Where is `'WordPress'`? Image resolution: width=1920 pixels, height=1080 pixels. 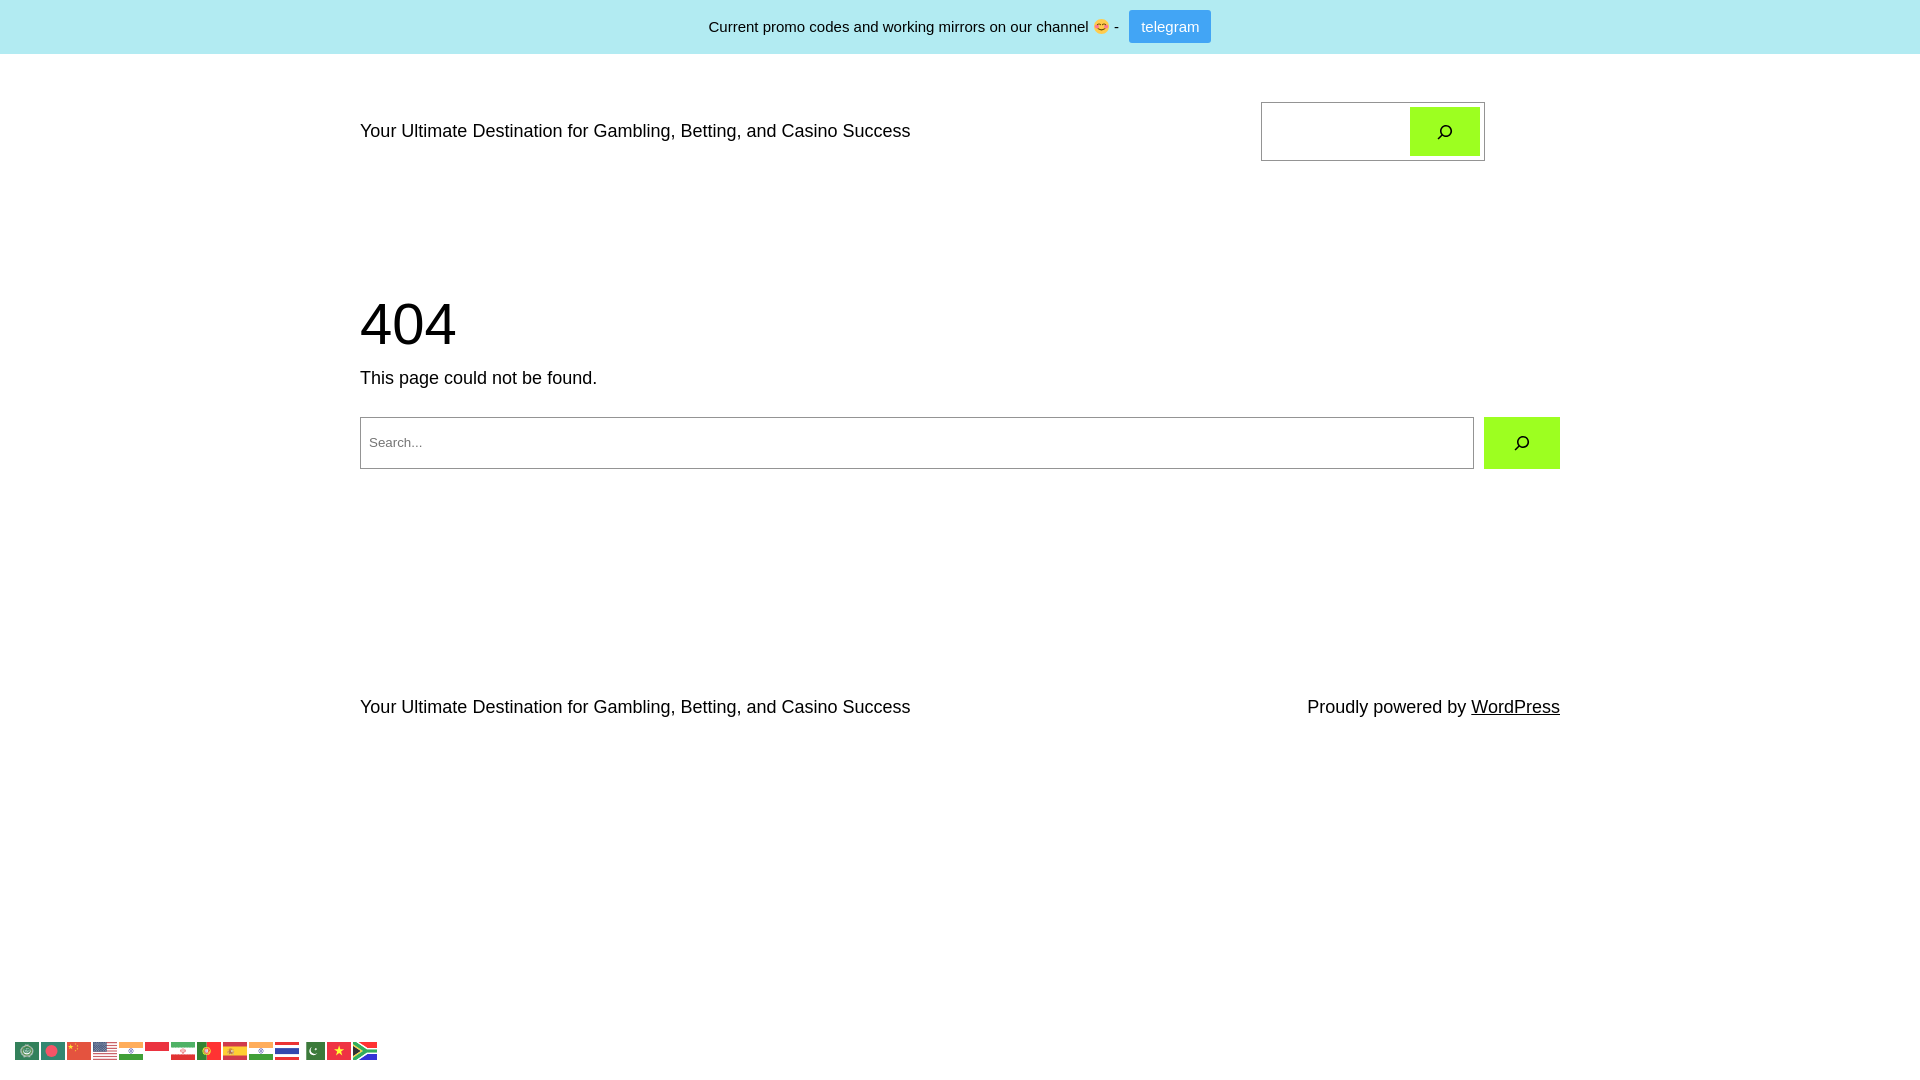 'WordPress' is located at coordinates (1515, 705).